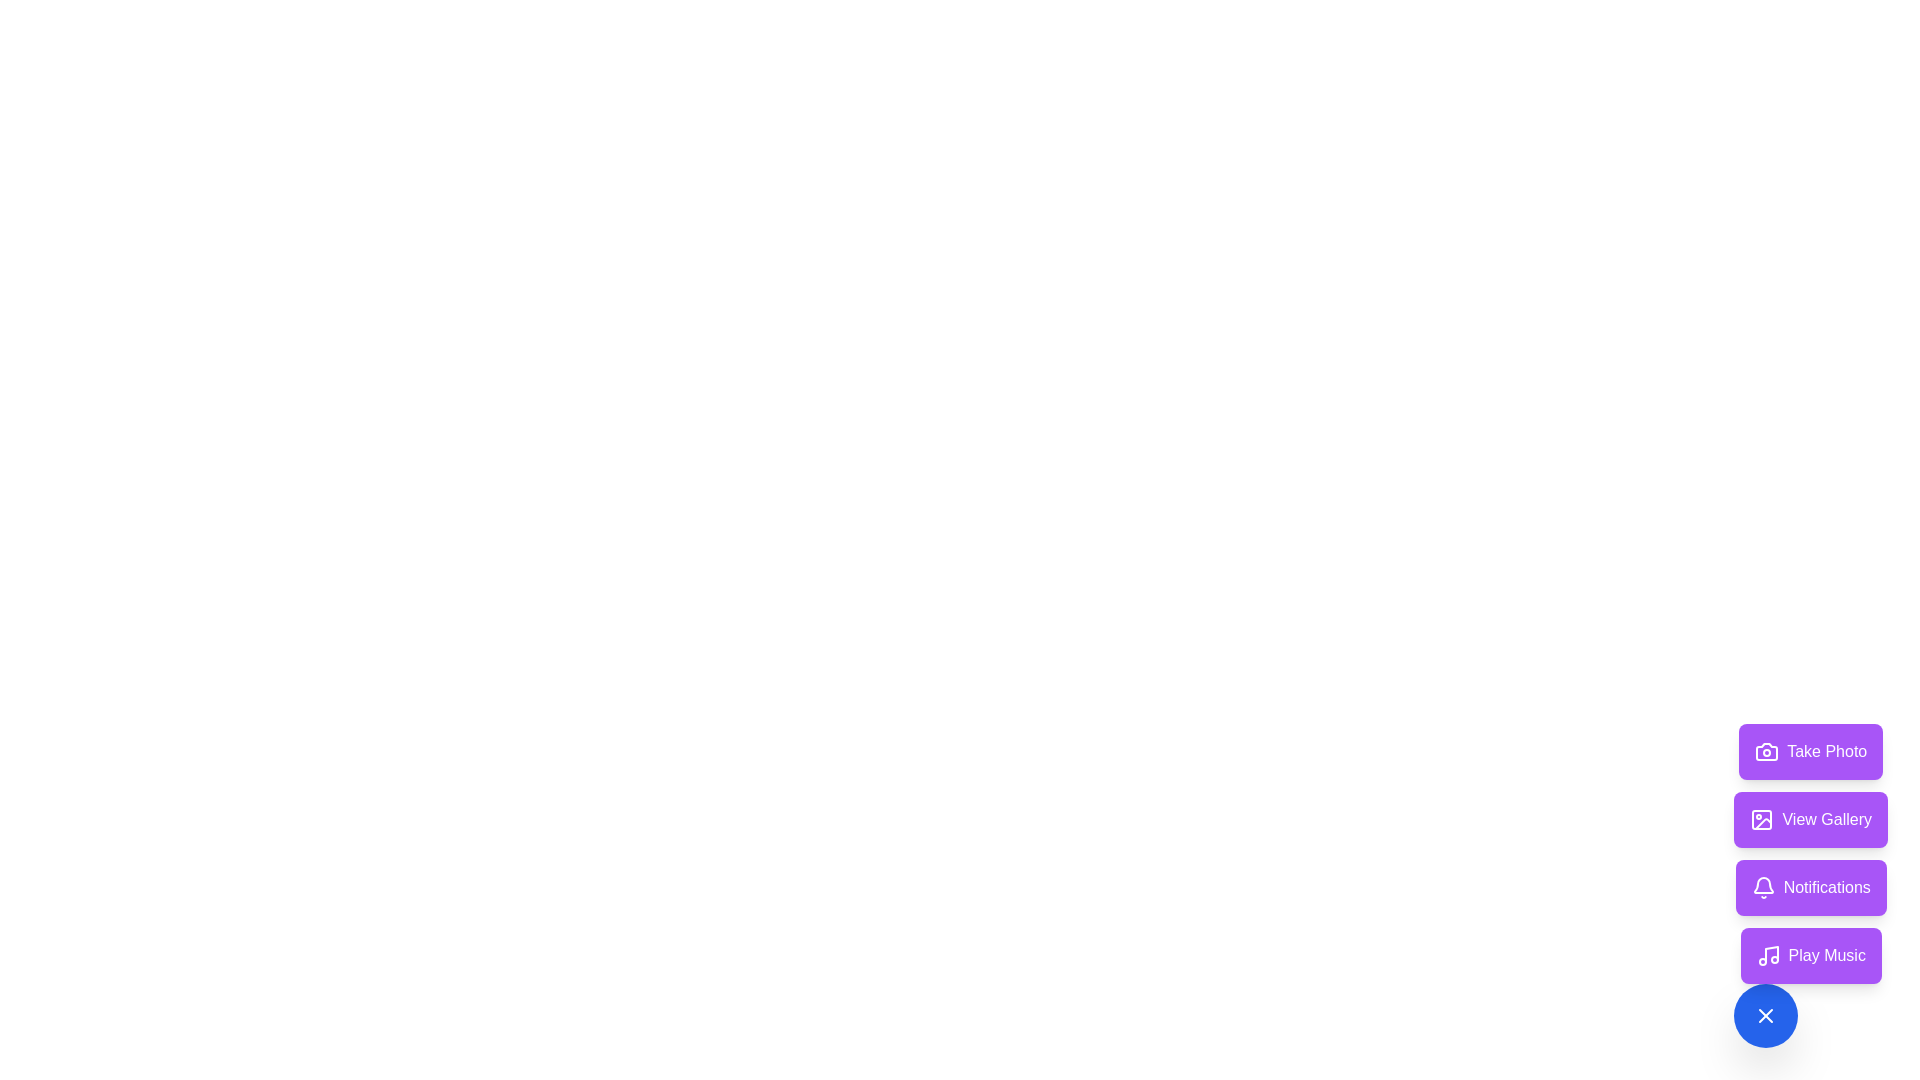 The image size is (1920, 1080). What do you see at coordinates (1766, 1015) in the screenshot?
I see `the crisscross icon within the blue circular button located at the bottom right of the interface` at bounding box center [1766, 1015].